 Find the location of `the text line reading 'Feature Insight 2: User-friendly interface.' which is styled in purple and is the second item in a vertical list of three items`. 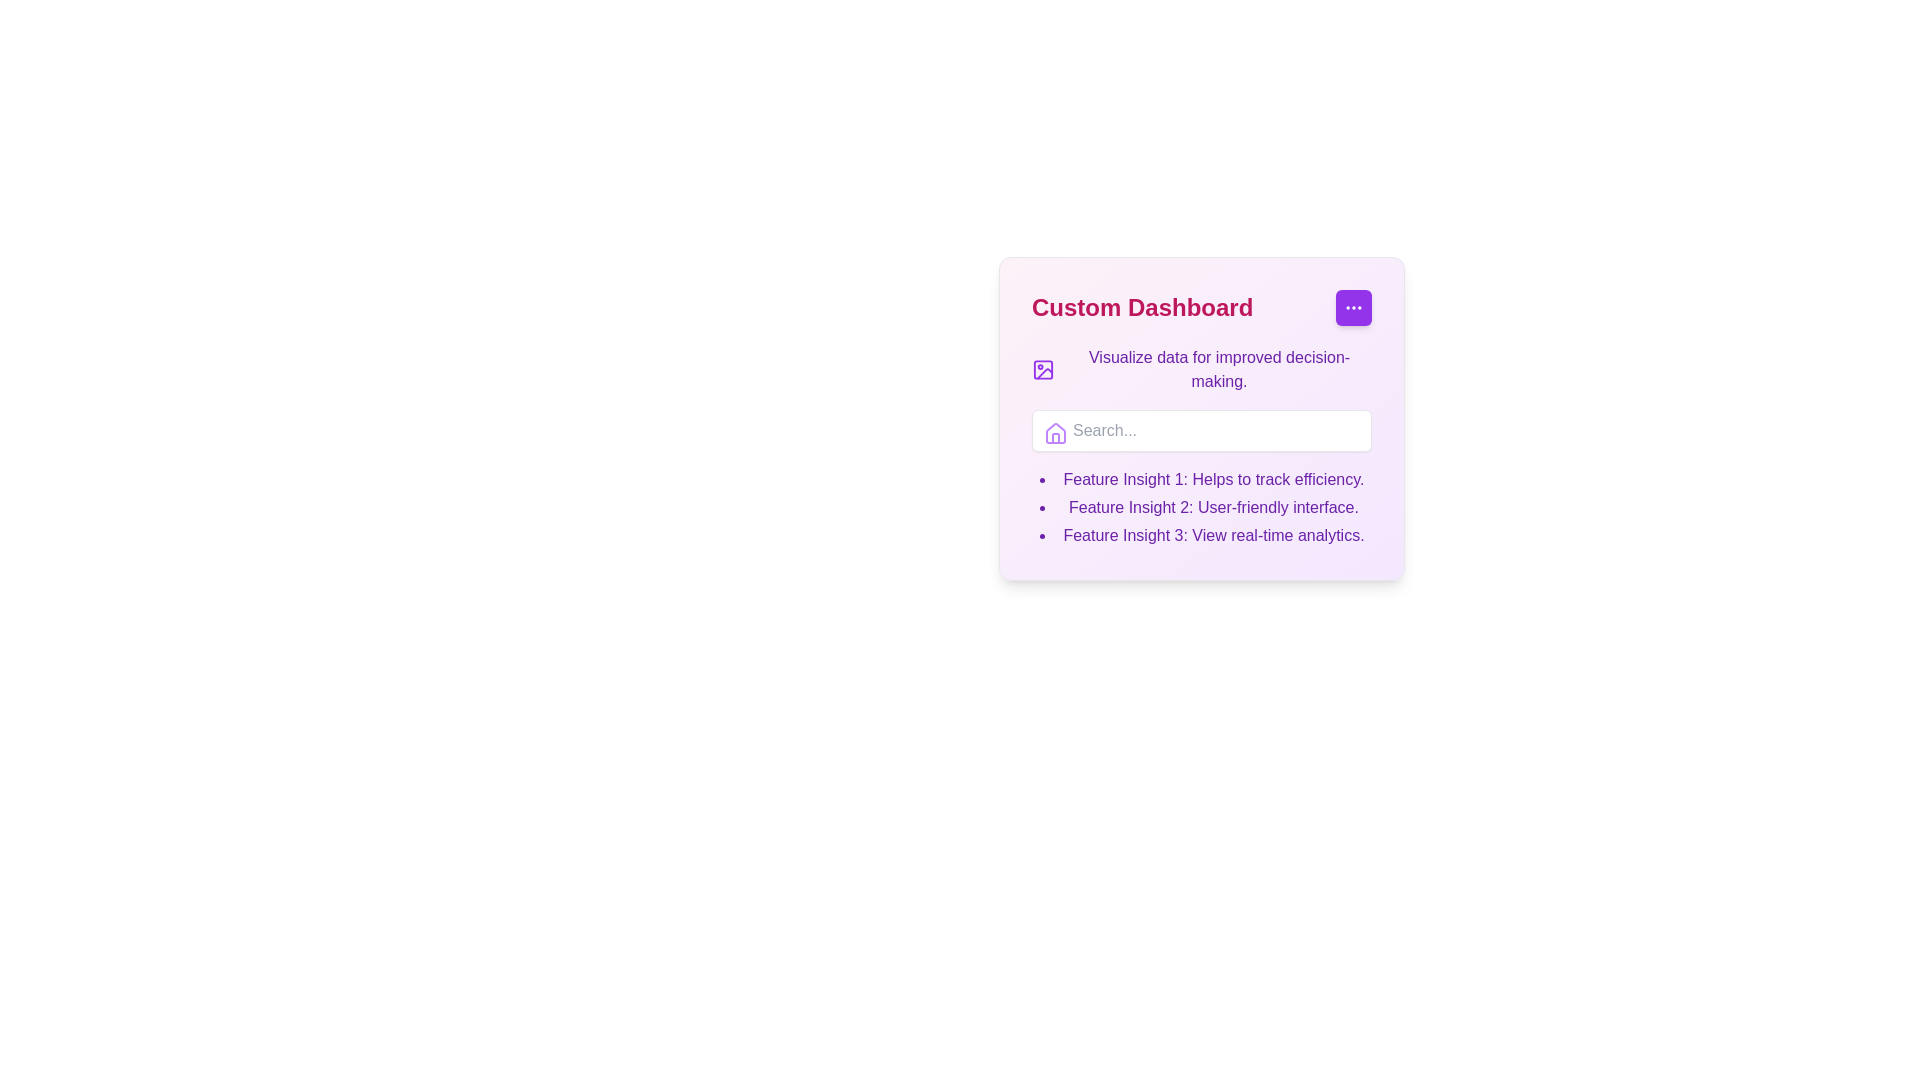

the text line reading 'Feature Insight 2: User-friendly interface.' which is styled in purple and is the second item in a vertical list of three items is located at coordinates (1213, 507).